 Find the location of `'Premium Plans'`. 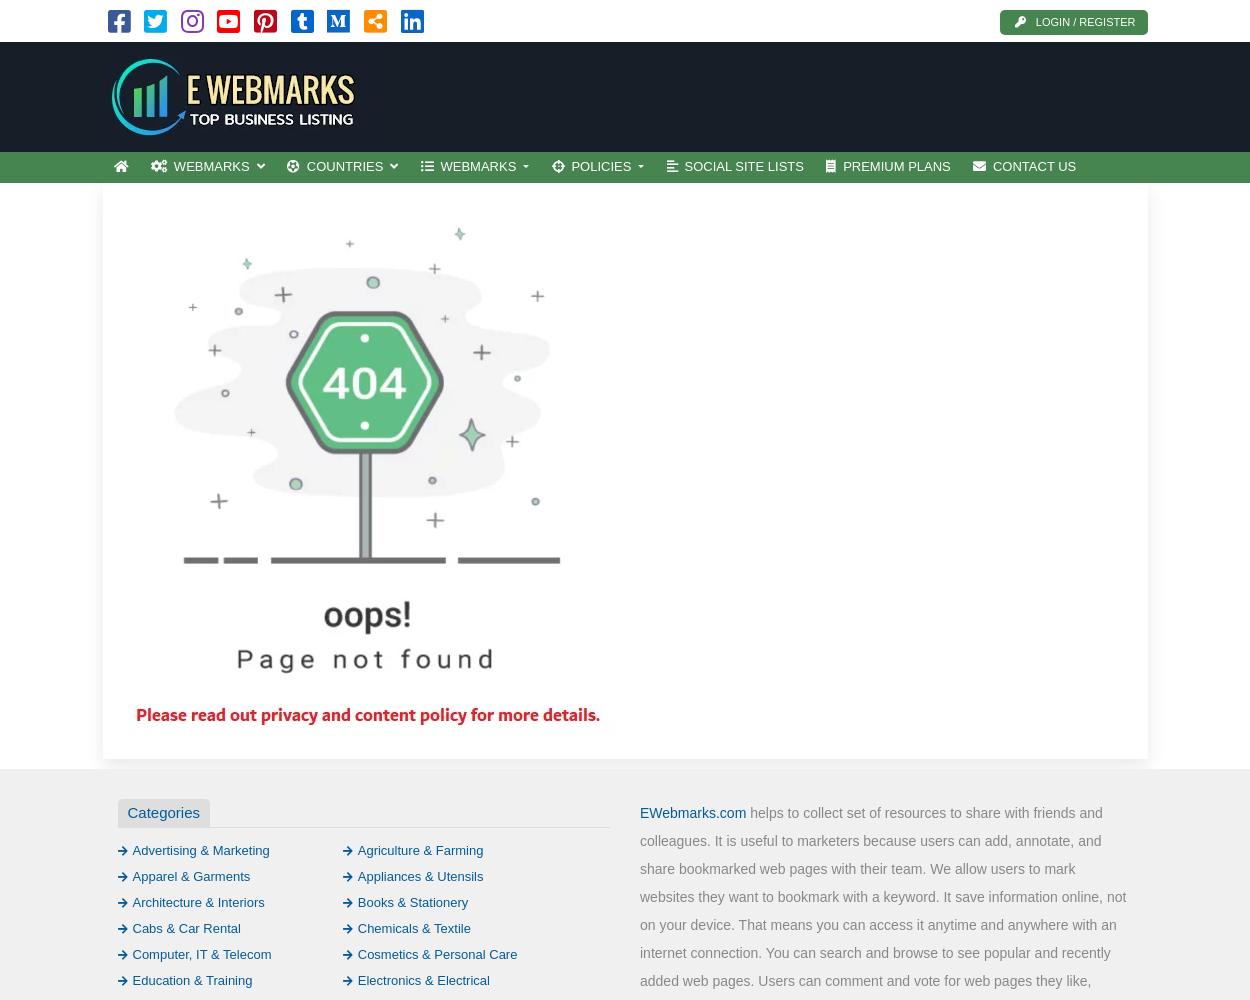

'Premium Plans' is located at coordinates (842, 166).